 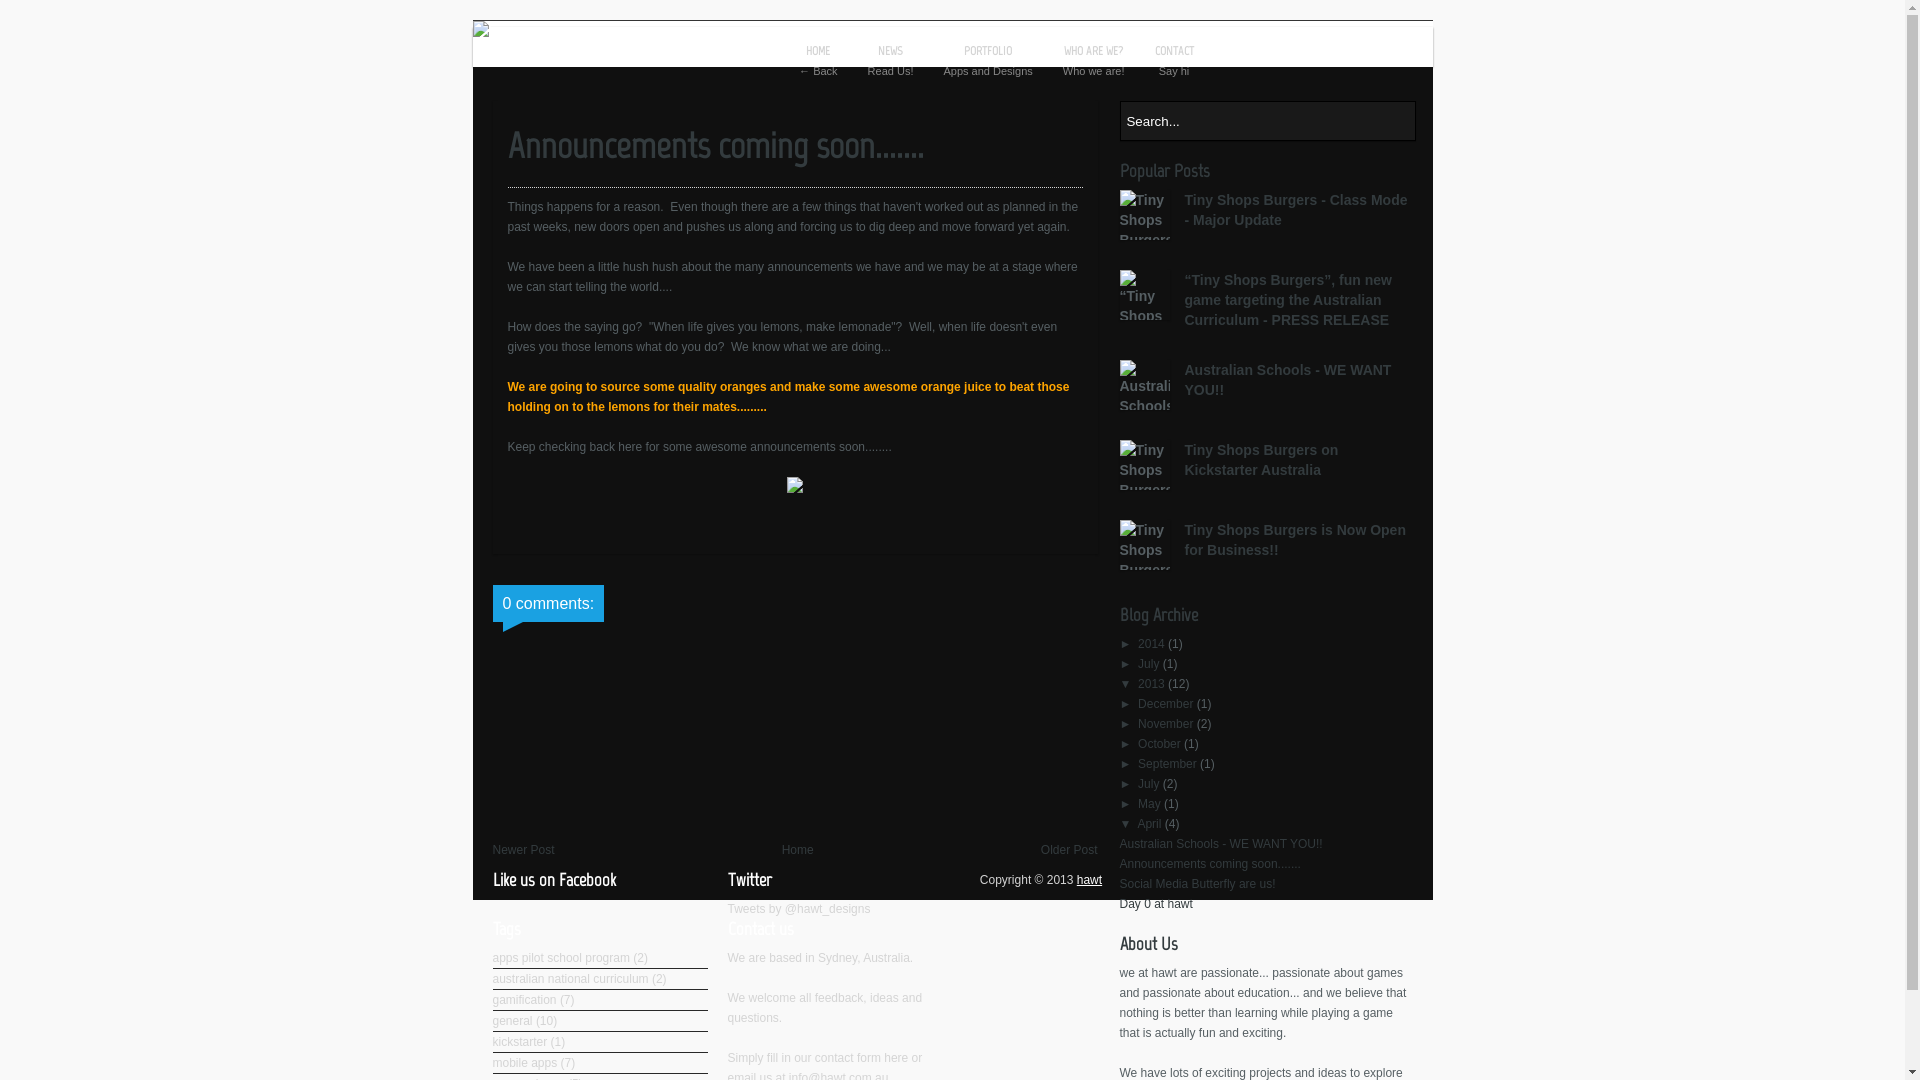 I want to click on 'WHO ARE WE?, so click(x=1093, y=60).